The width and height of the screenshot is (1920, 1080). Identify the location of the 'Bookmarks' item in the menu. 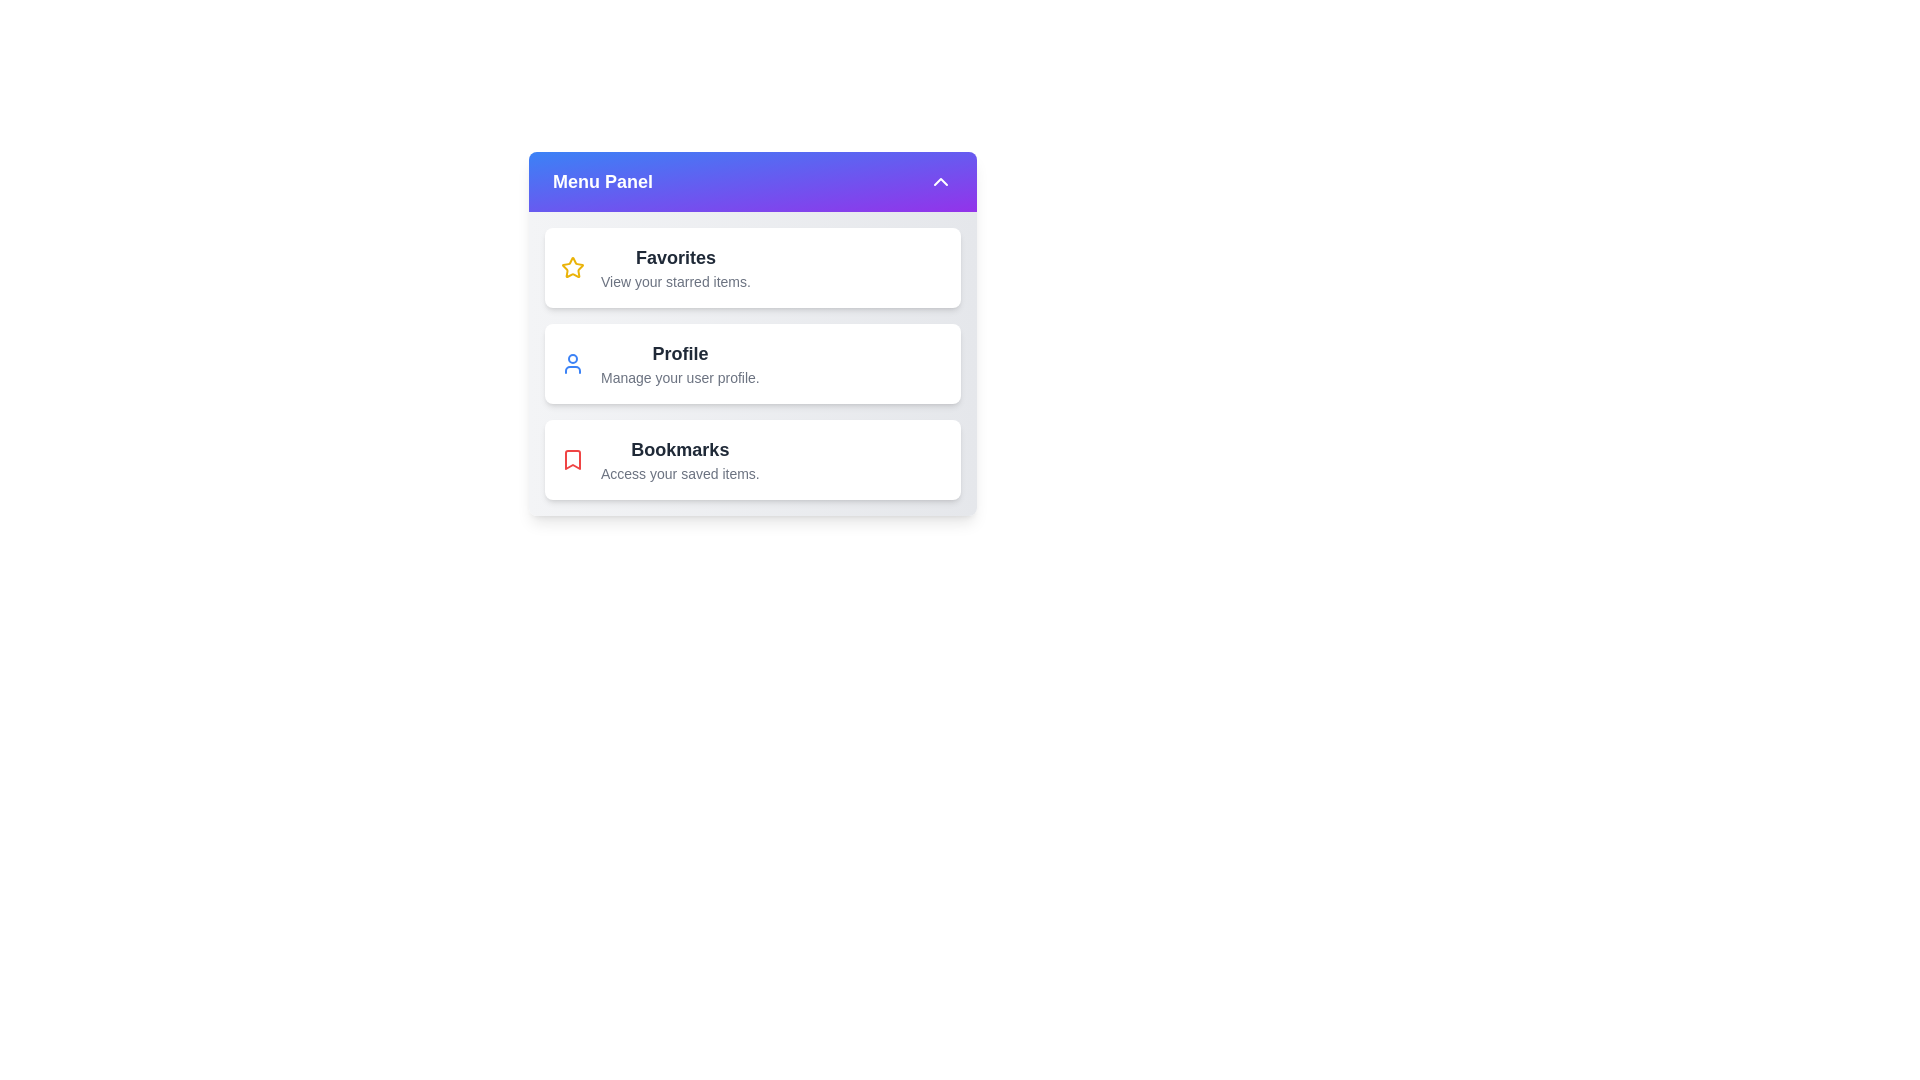
(752, 459).